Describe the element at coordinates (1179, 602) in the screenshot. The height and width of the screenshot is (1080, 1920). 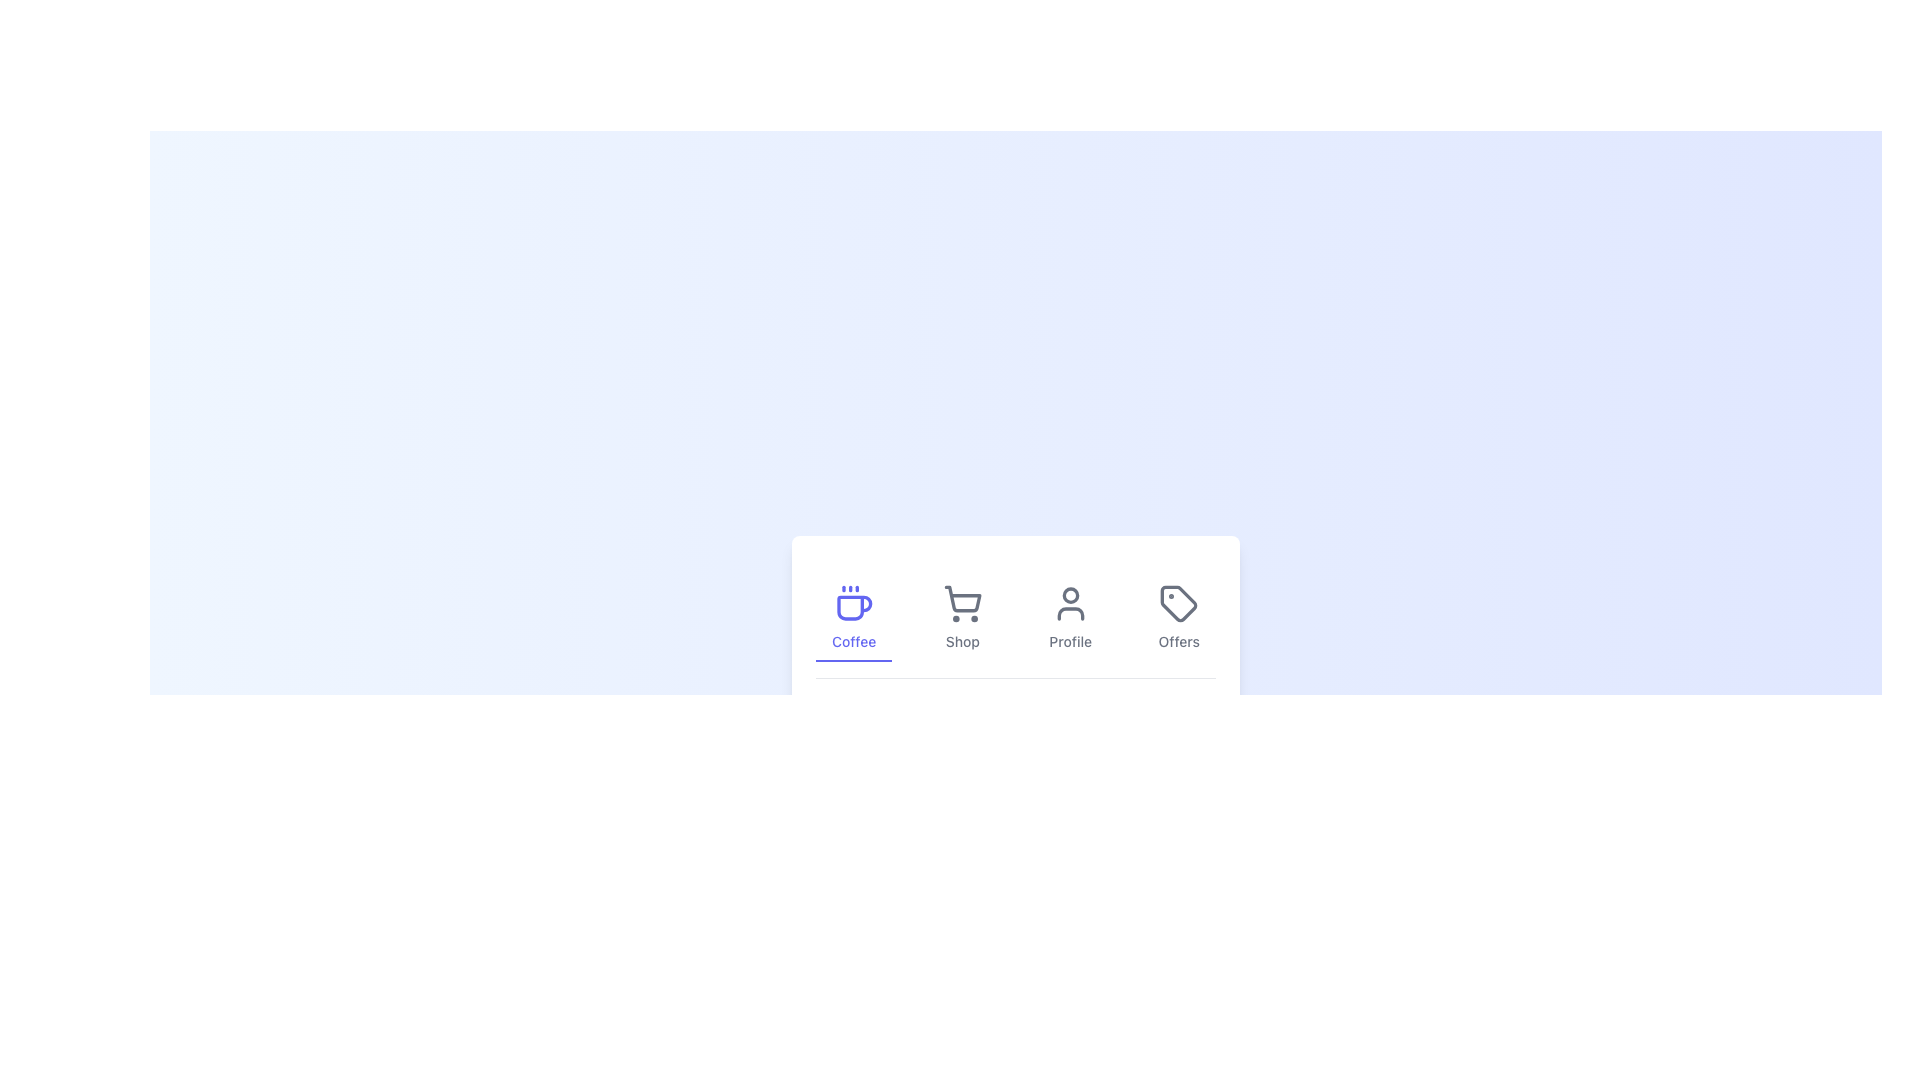
I see `the tag icon, which is a diagonal rectangular shape with a small circular dot, located at the rightmost position of the horizontal navigation bar labeled 'Offers'` at that location.